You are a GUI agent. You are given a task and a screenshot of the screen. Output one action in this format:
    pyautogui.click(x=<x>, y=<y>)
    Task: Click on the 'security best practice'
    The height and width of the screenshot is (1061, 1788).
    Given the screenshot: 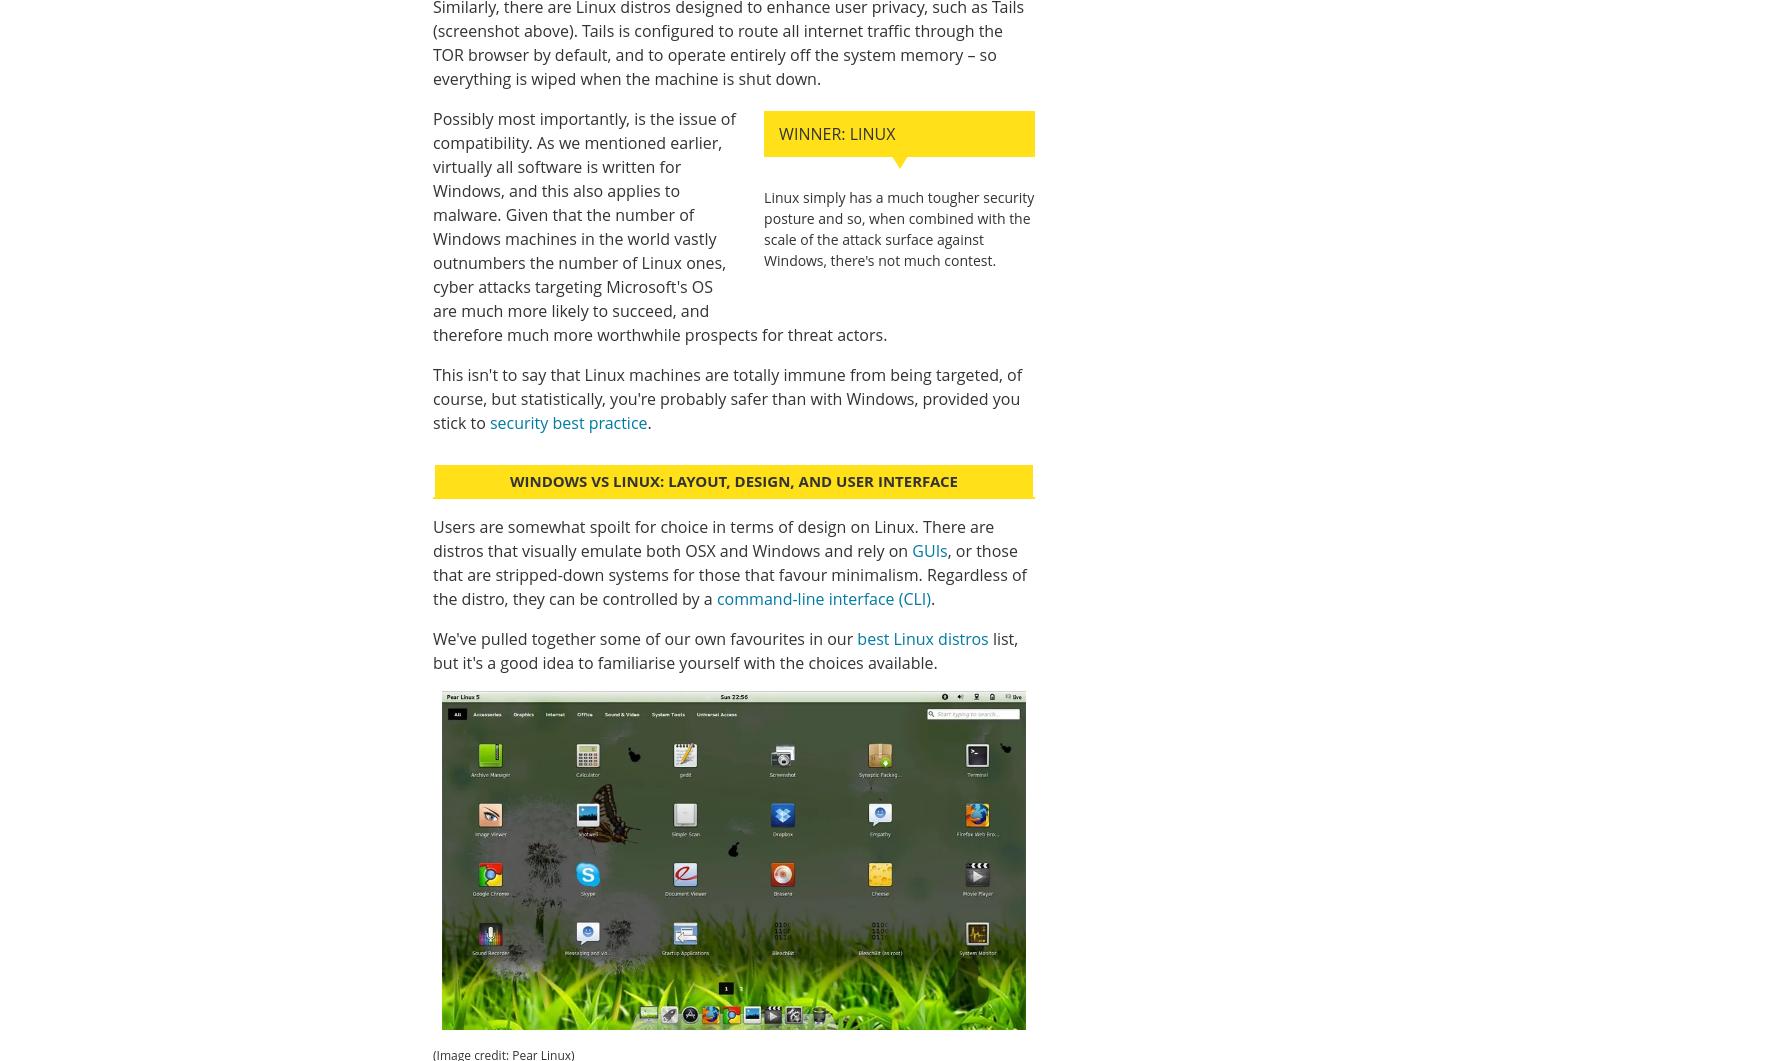 What is the action you would take?
    pyautogui.click(x=568, y=421)
    